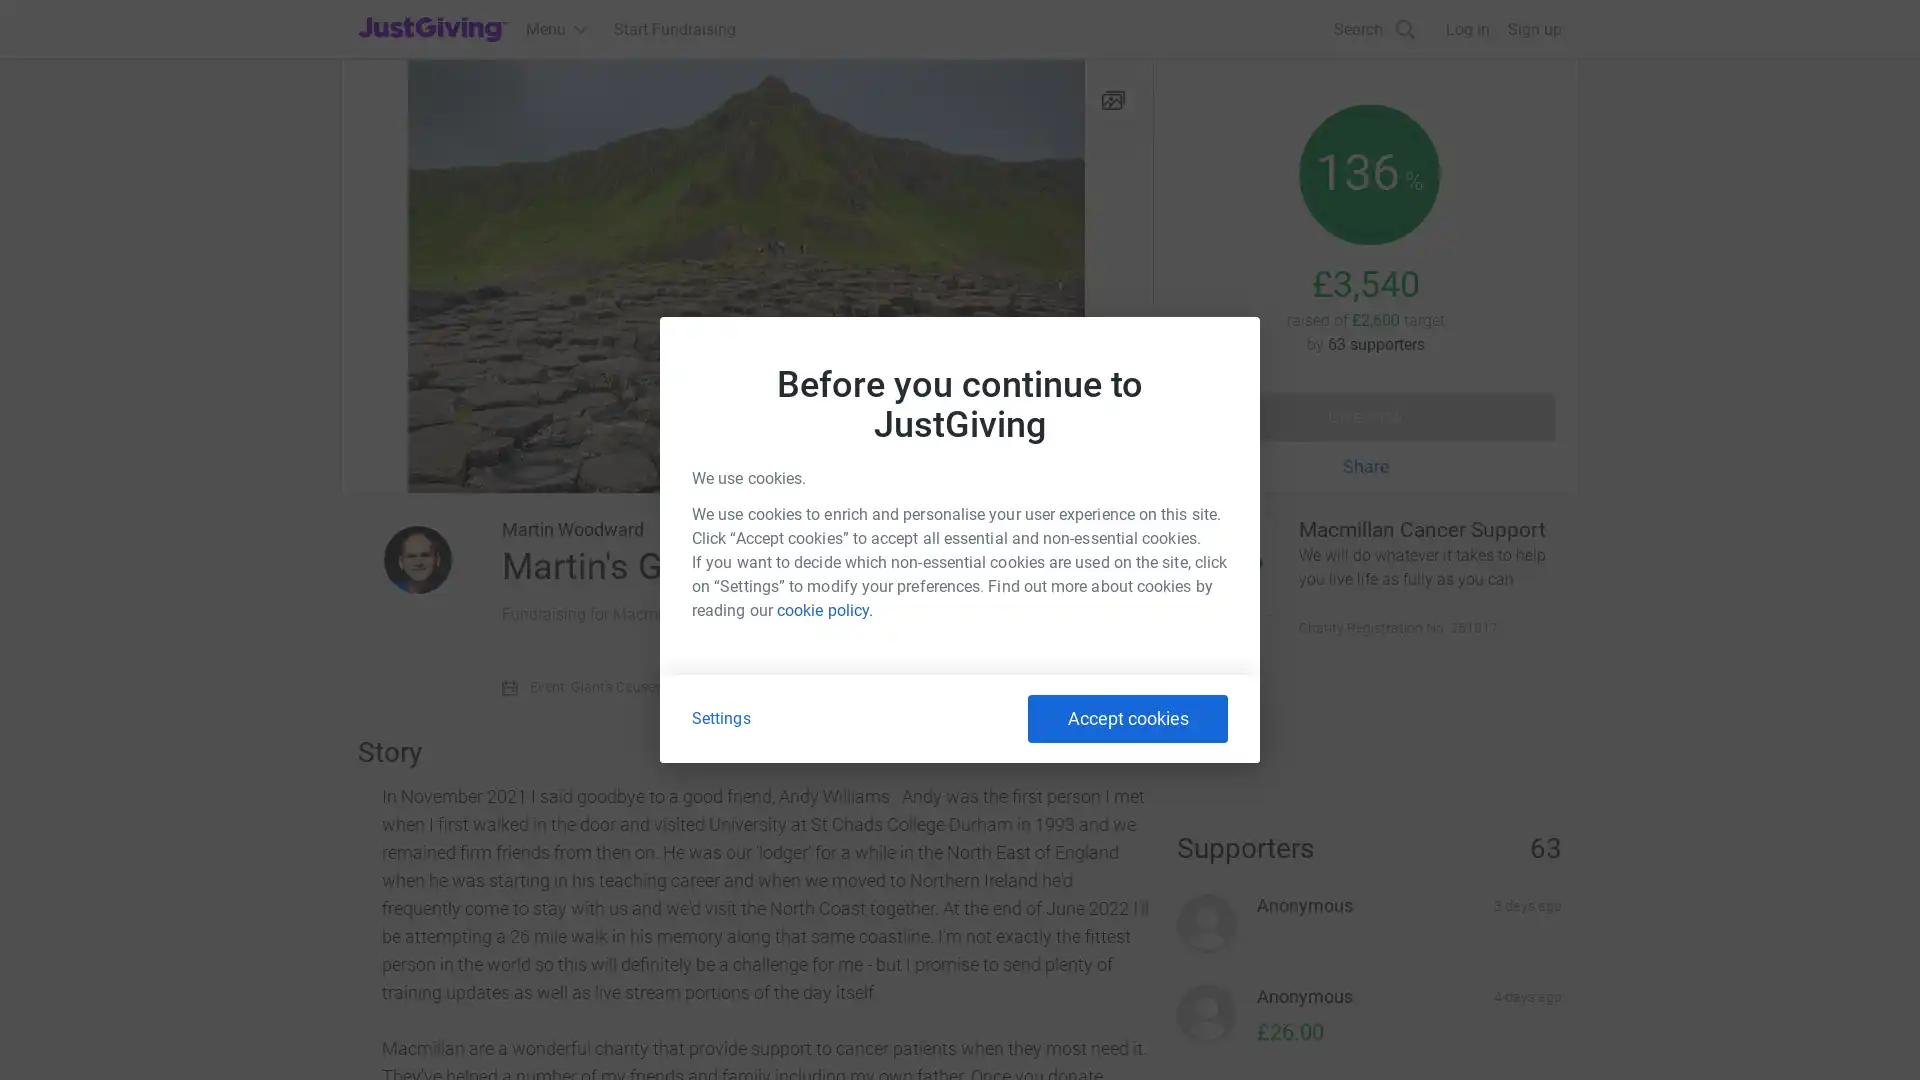  I want to click on Share, so click(1365, 466).